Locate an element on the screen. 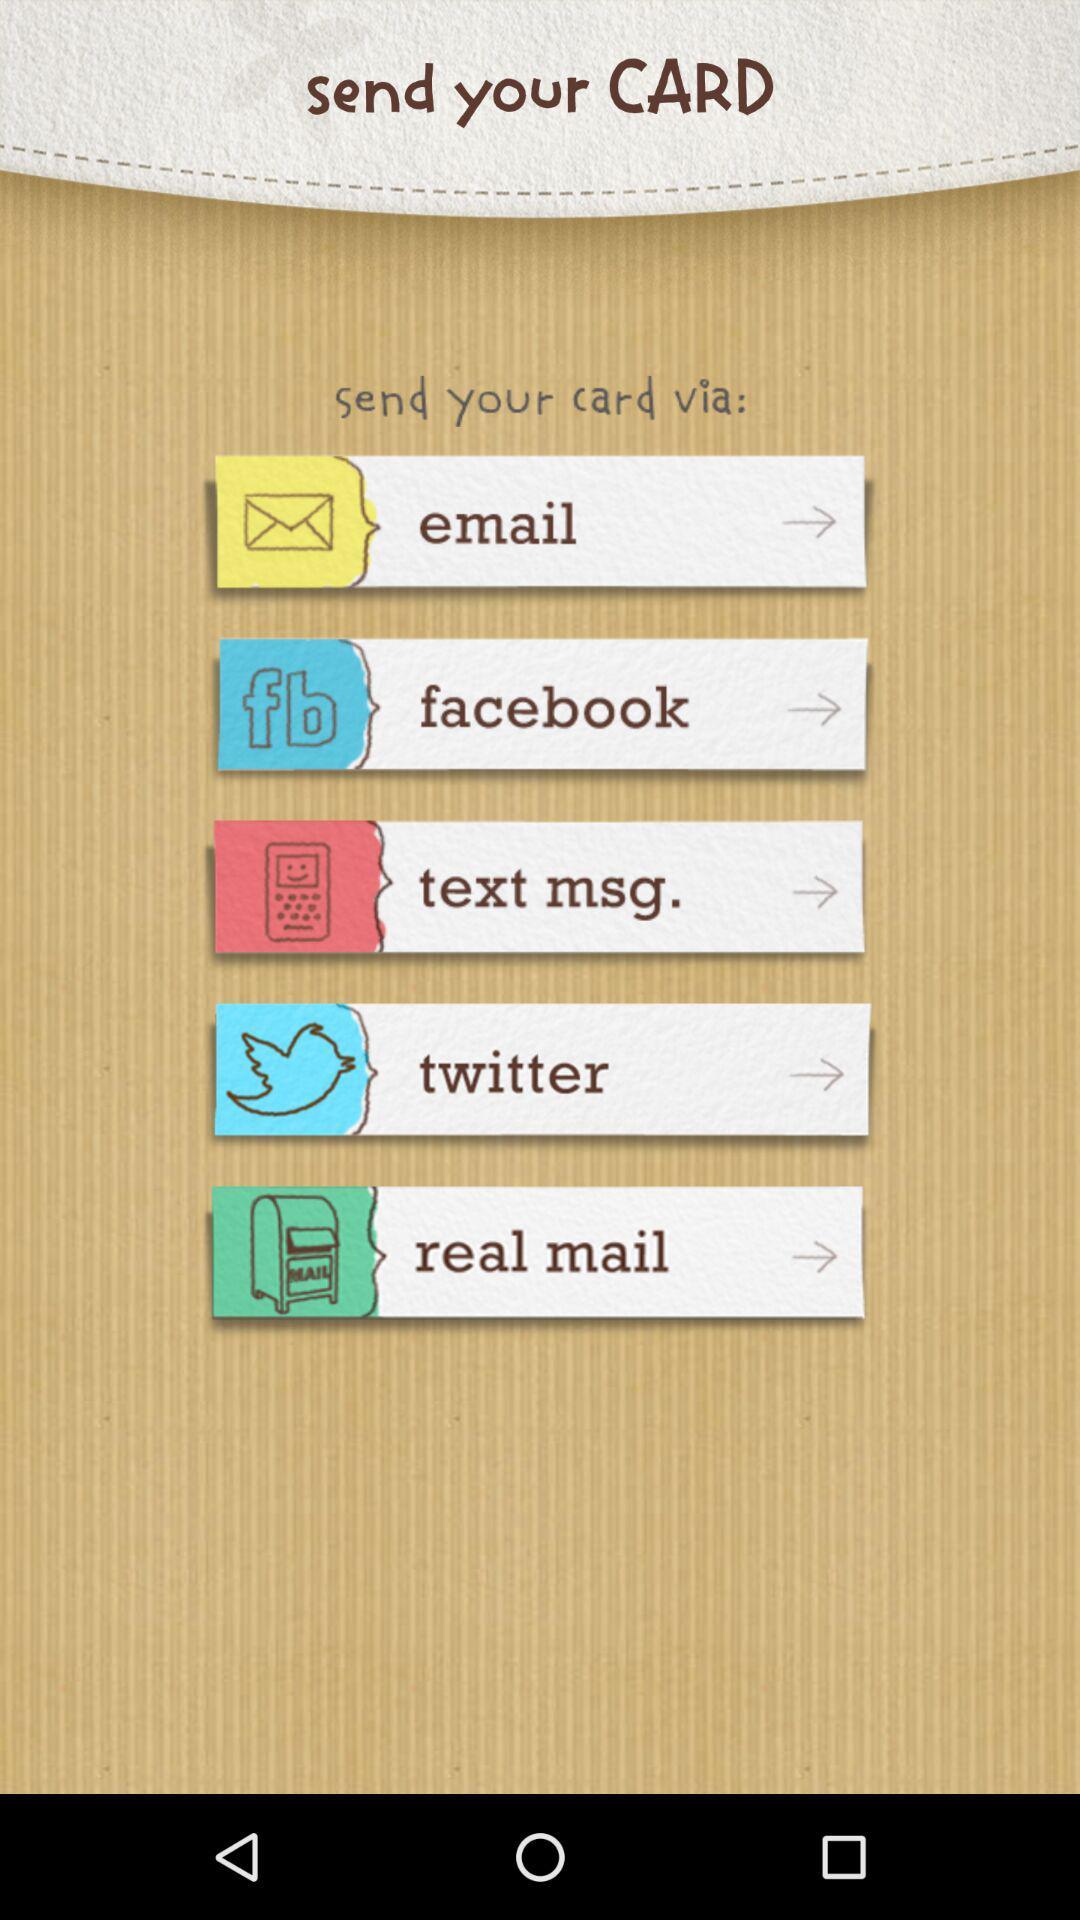  send card via text message is located at coordinates (540, 897).